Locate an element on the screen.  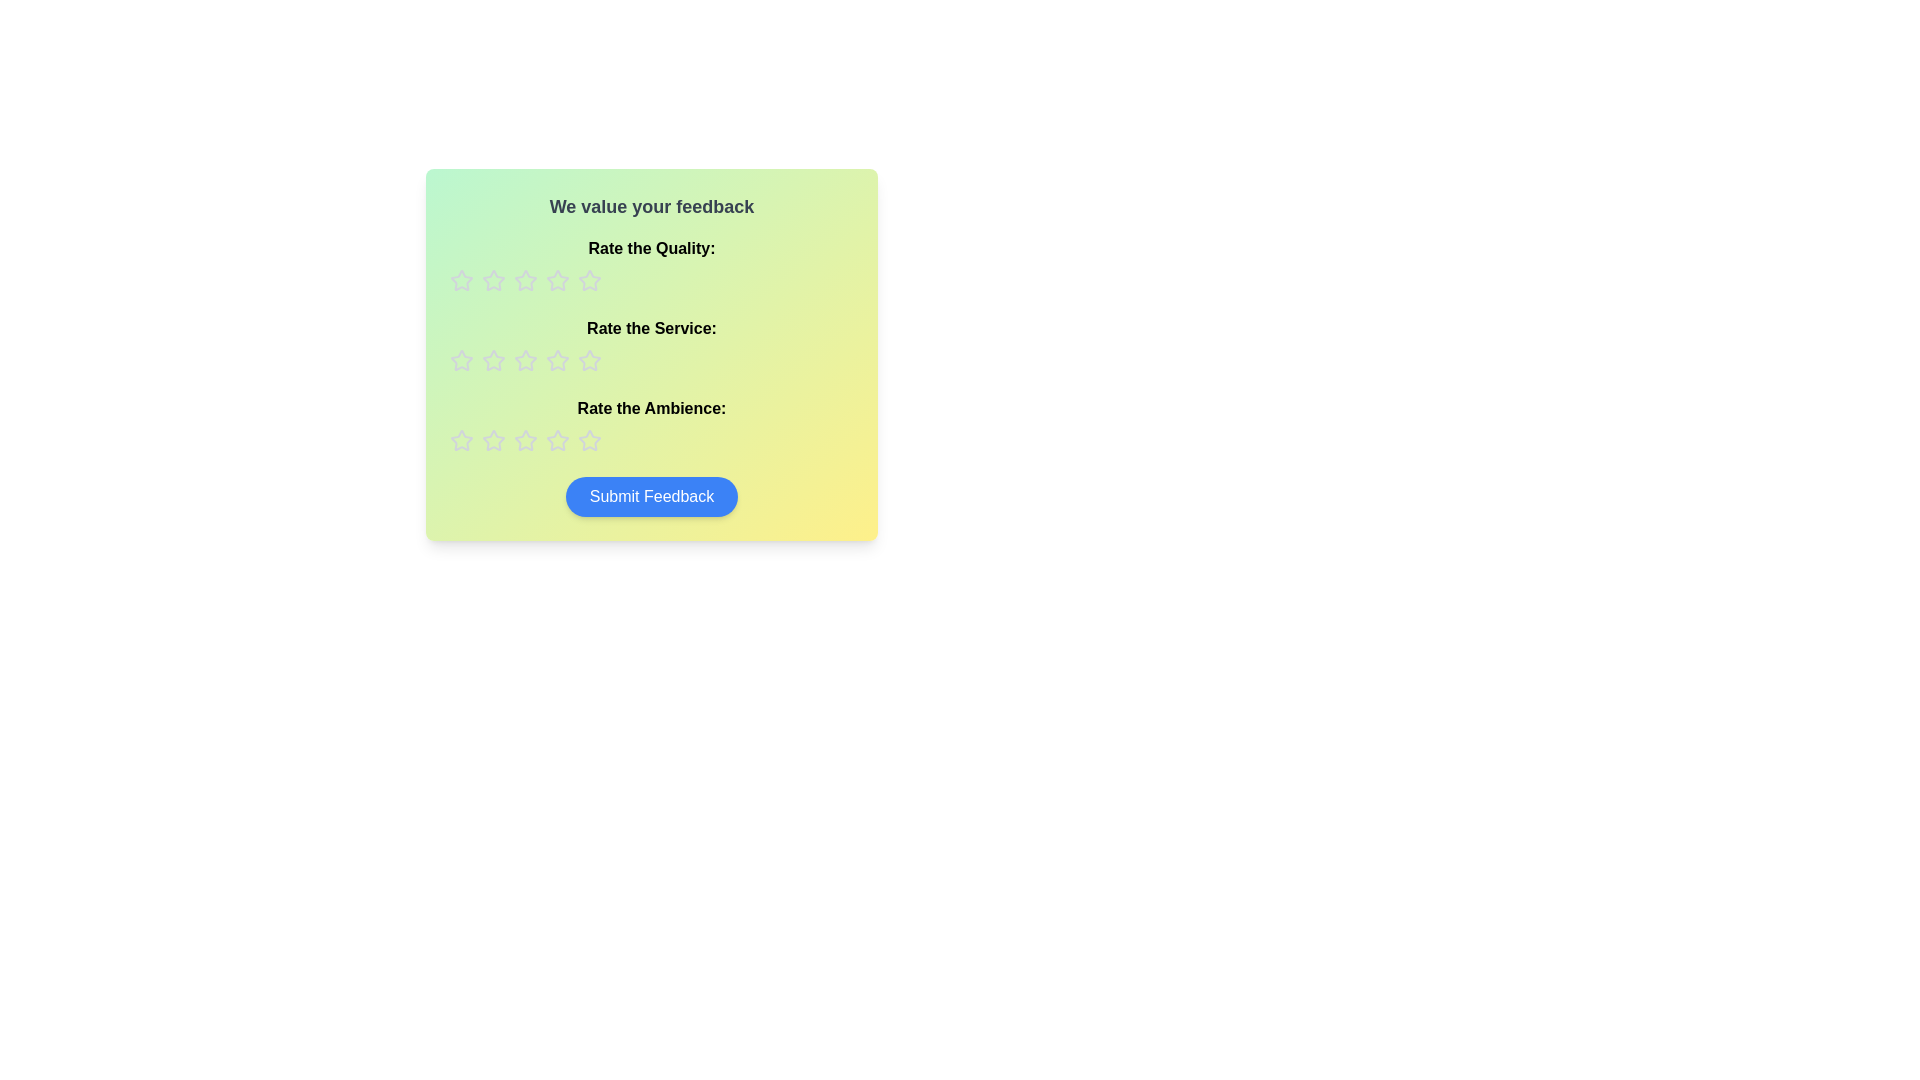
a star in the feedback panel is located at coordinates (652, 353).